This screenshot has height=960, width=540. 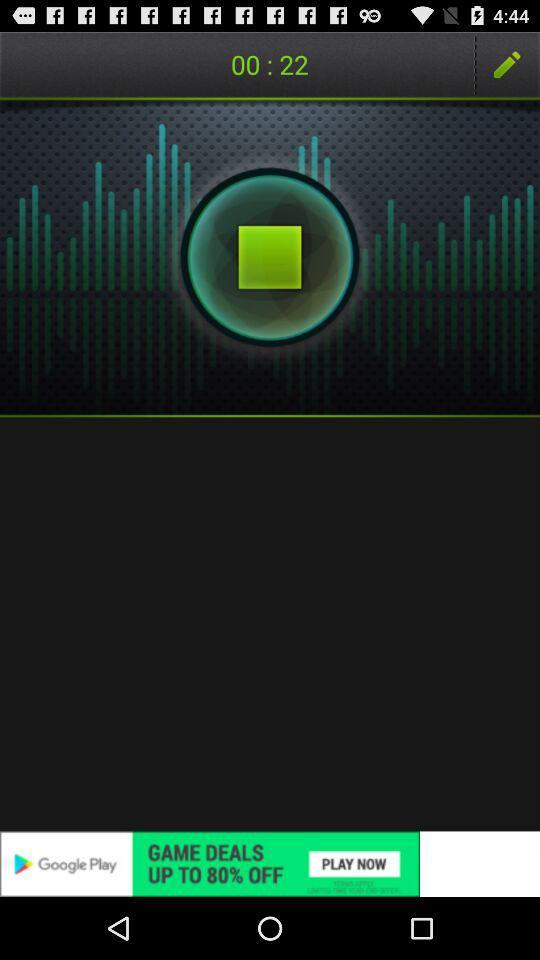 I want to click on advertisement, so click(x=270, y=863).